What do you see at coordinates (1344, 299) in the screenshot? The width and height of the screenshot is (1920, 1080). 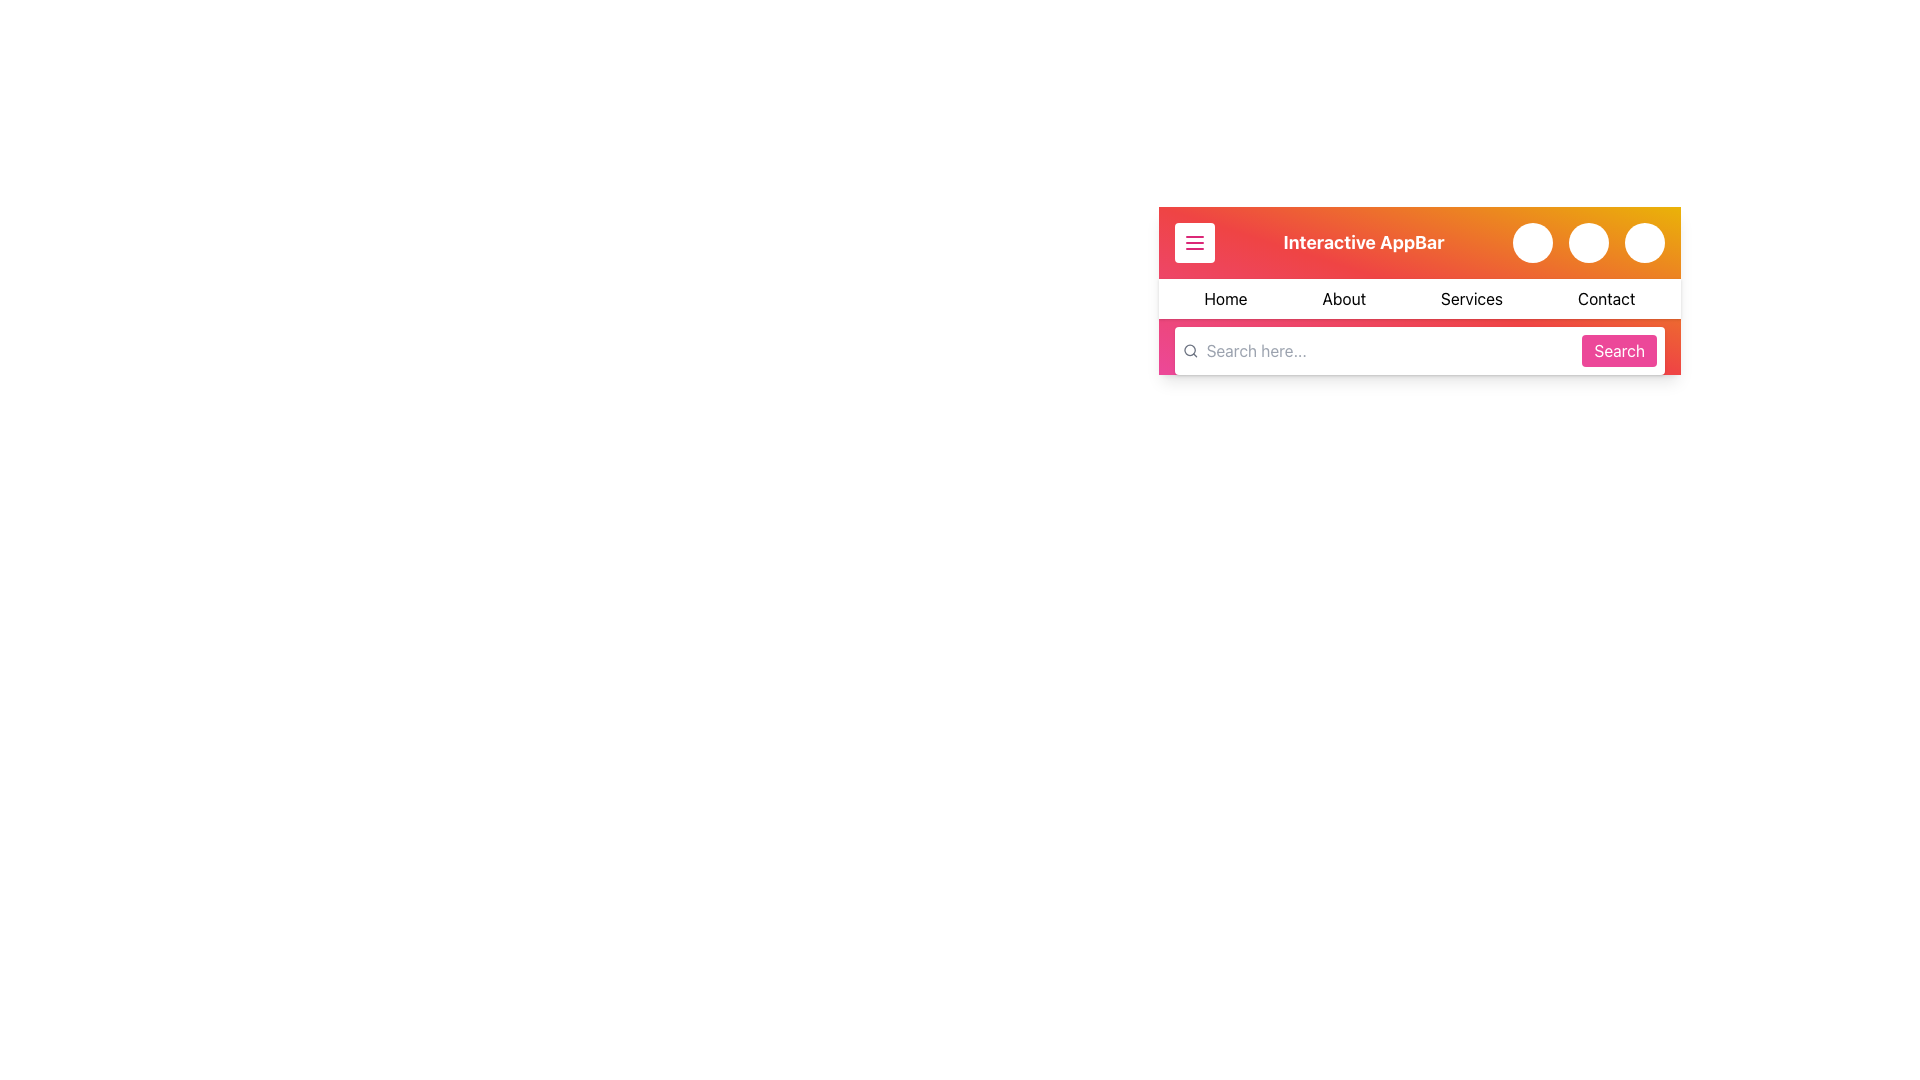 I see `the 'About' text label located` at bounding box center [1344, 299].